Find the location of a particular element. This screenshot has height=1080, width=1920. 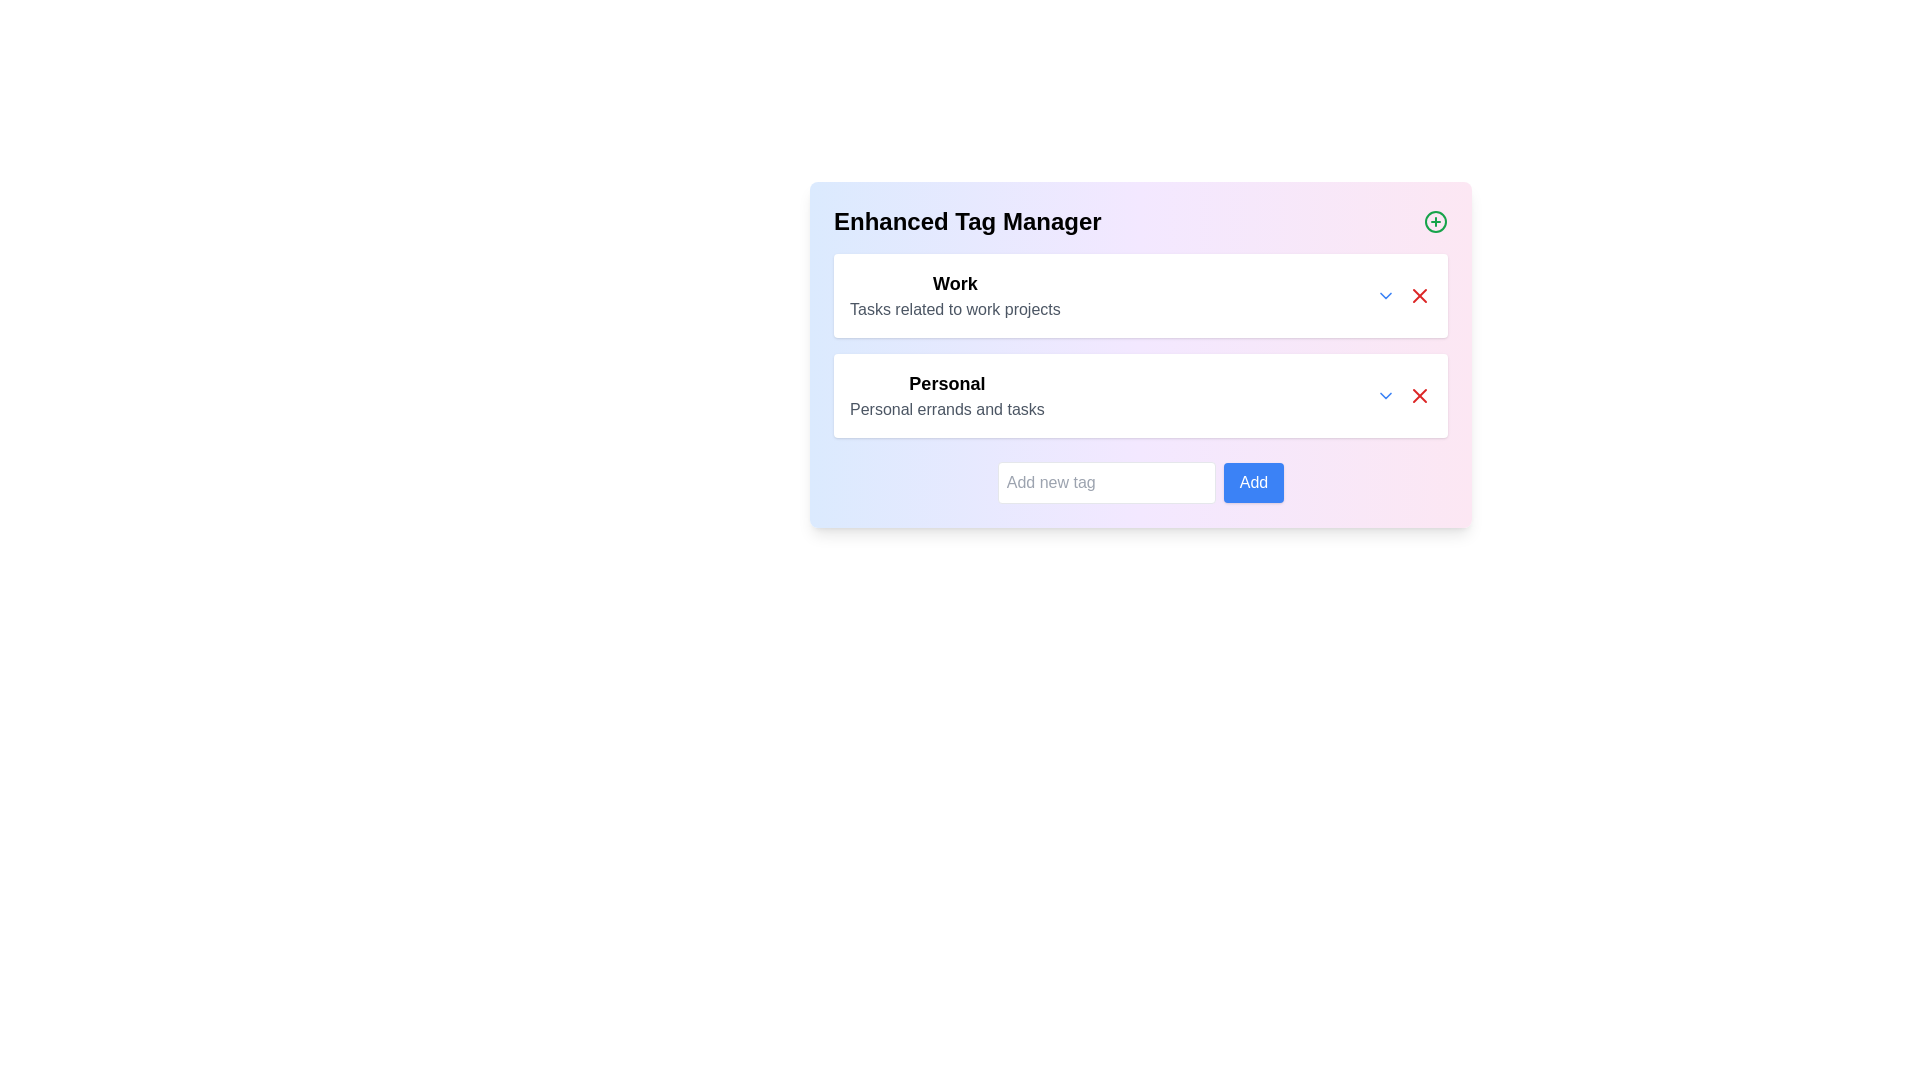

the diagonal line segment that forms the second stroke of the 'X'-shaped close button, which is located at the far right of the 'Personal' tag box is located at coordinates (1419, 396).